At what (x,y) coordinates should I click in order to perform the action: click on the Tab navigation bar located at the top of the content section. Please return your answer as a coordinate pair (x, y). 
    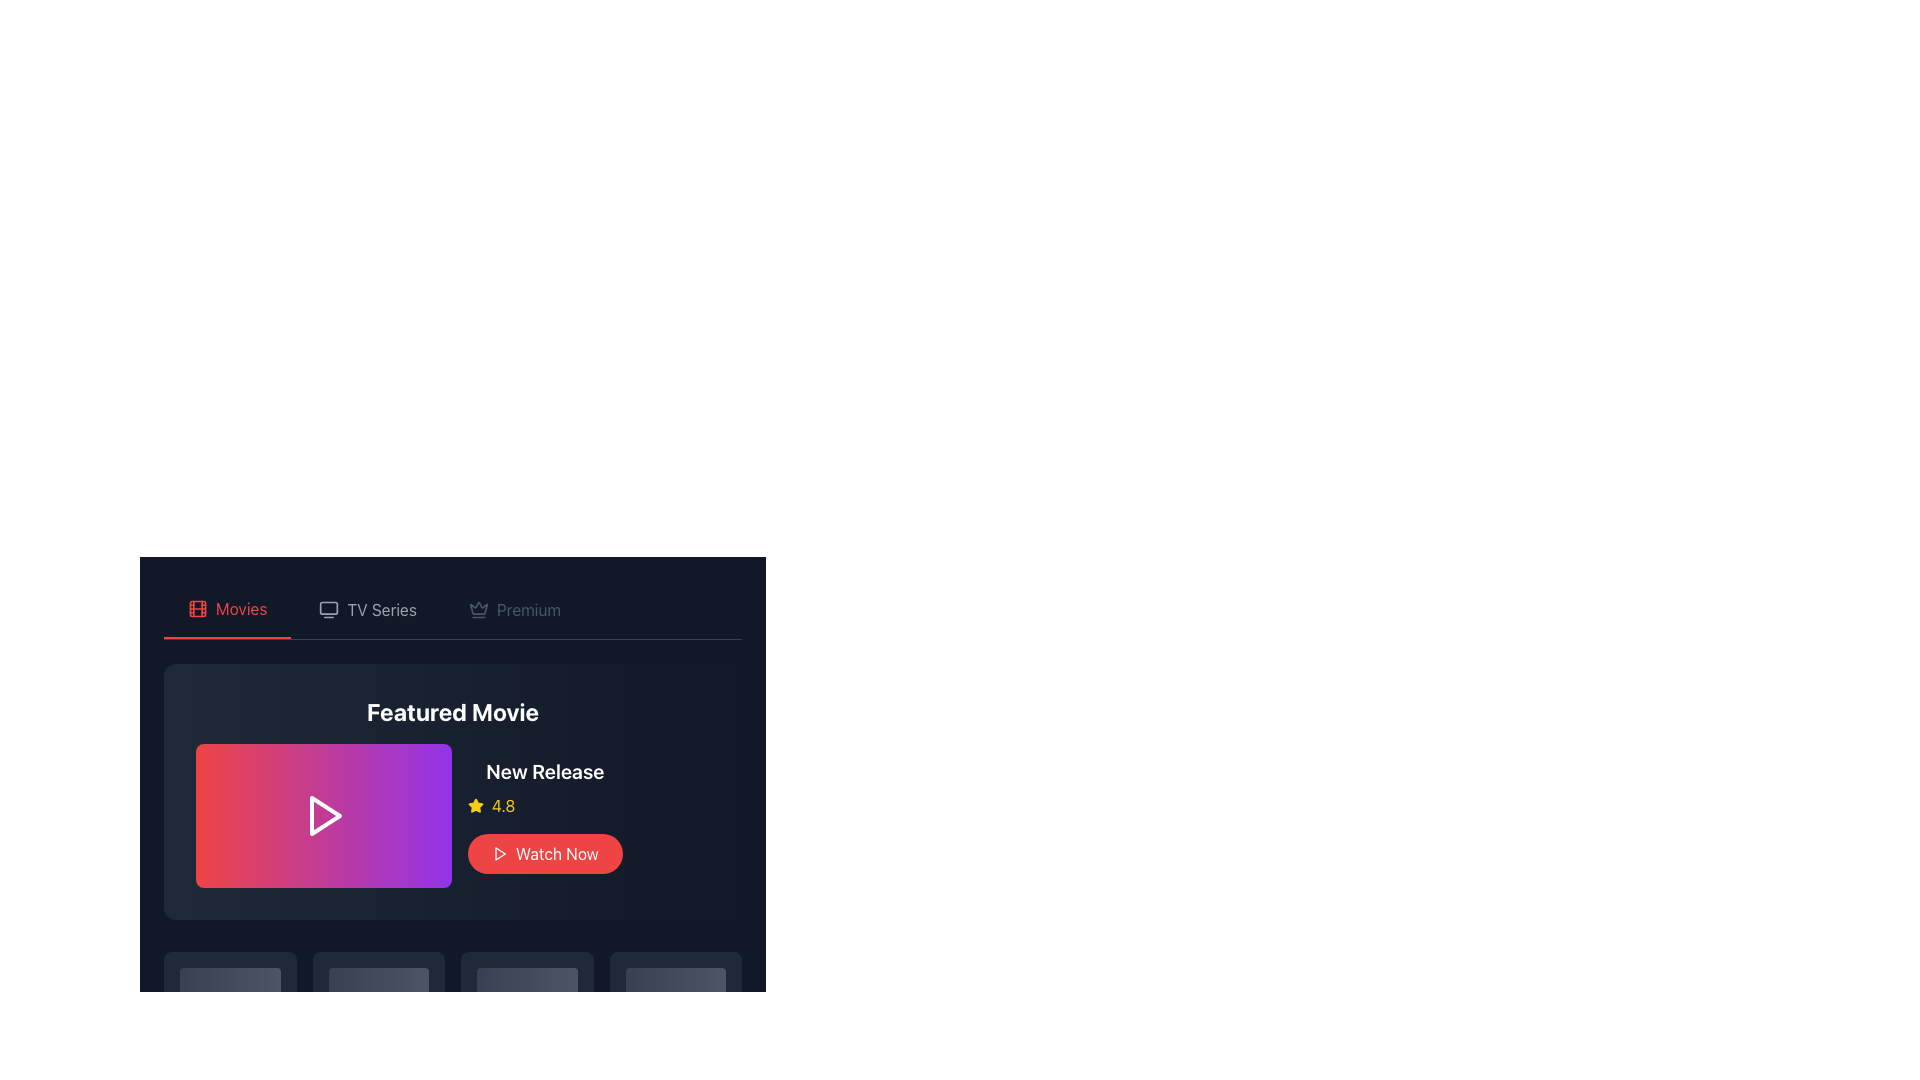
    Looking at the image, I should click on (451, 609).